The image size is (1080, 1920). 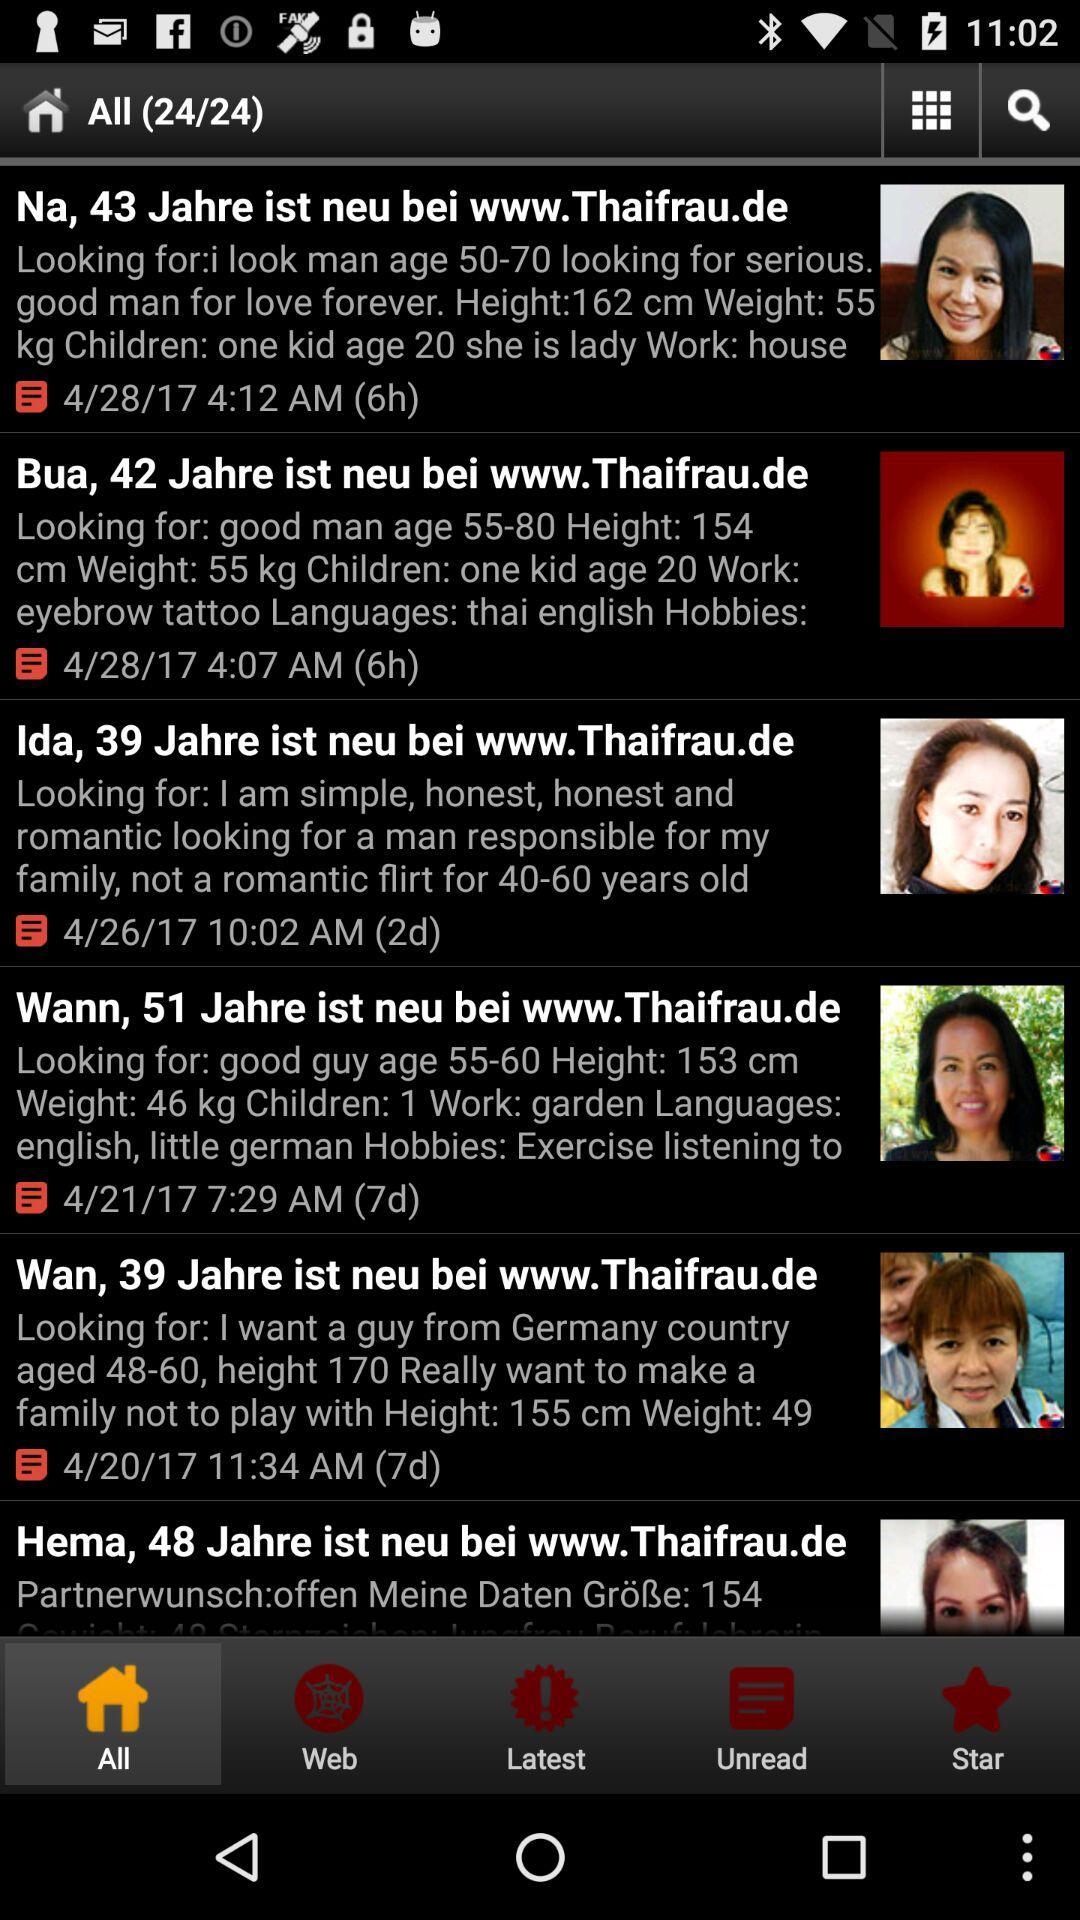 What do you see at coordinates (444, 1005) in the screenshot?
I see `the item below 4 26 17 app` at bounding box center [444, 1005].